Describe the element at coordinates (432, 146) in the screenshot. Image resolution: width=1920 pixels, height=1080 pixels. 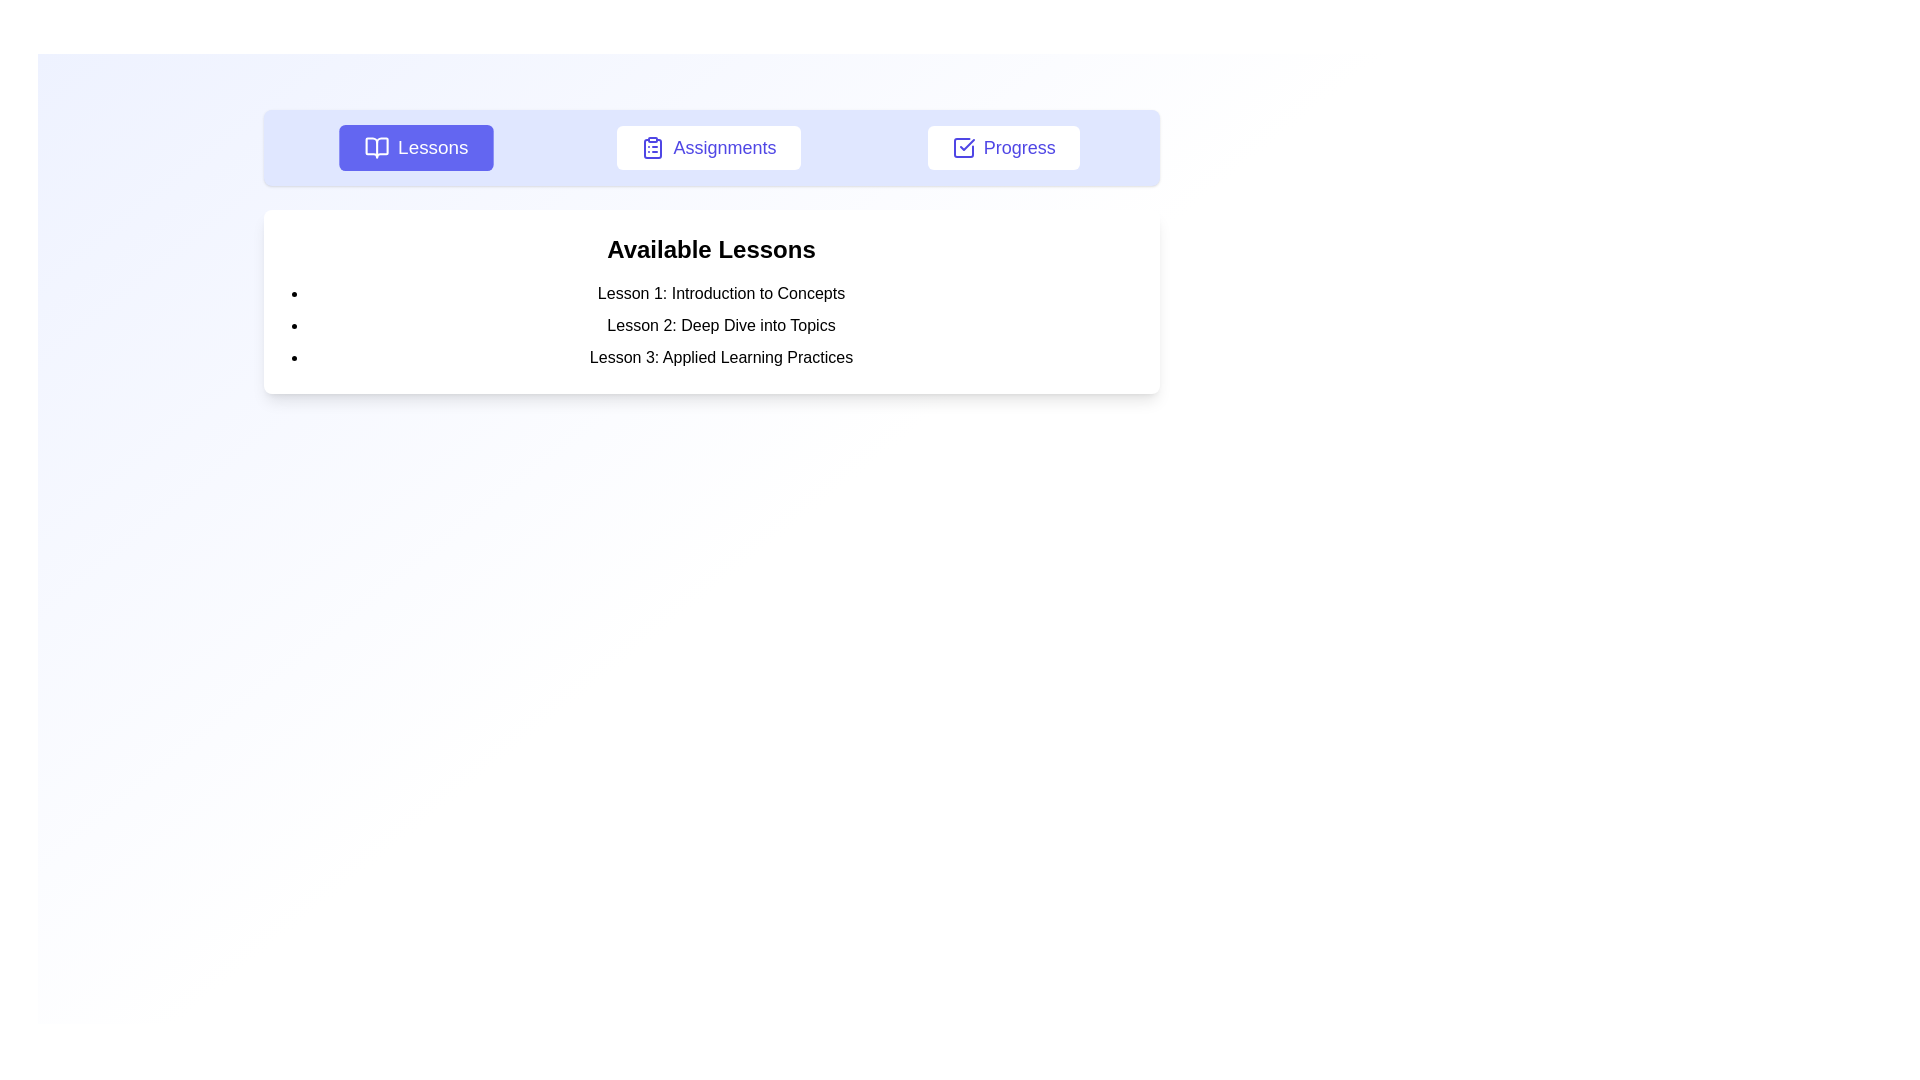
I see `the 'Lessons' text label inside the button located in the top bar, which is positioned to the left of 'Assignments' and to the right of an open book icon` at that location.